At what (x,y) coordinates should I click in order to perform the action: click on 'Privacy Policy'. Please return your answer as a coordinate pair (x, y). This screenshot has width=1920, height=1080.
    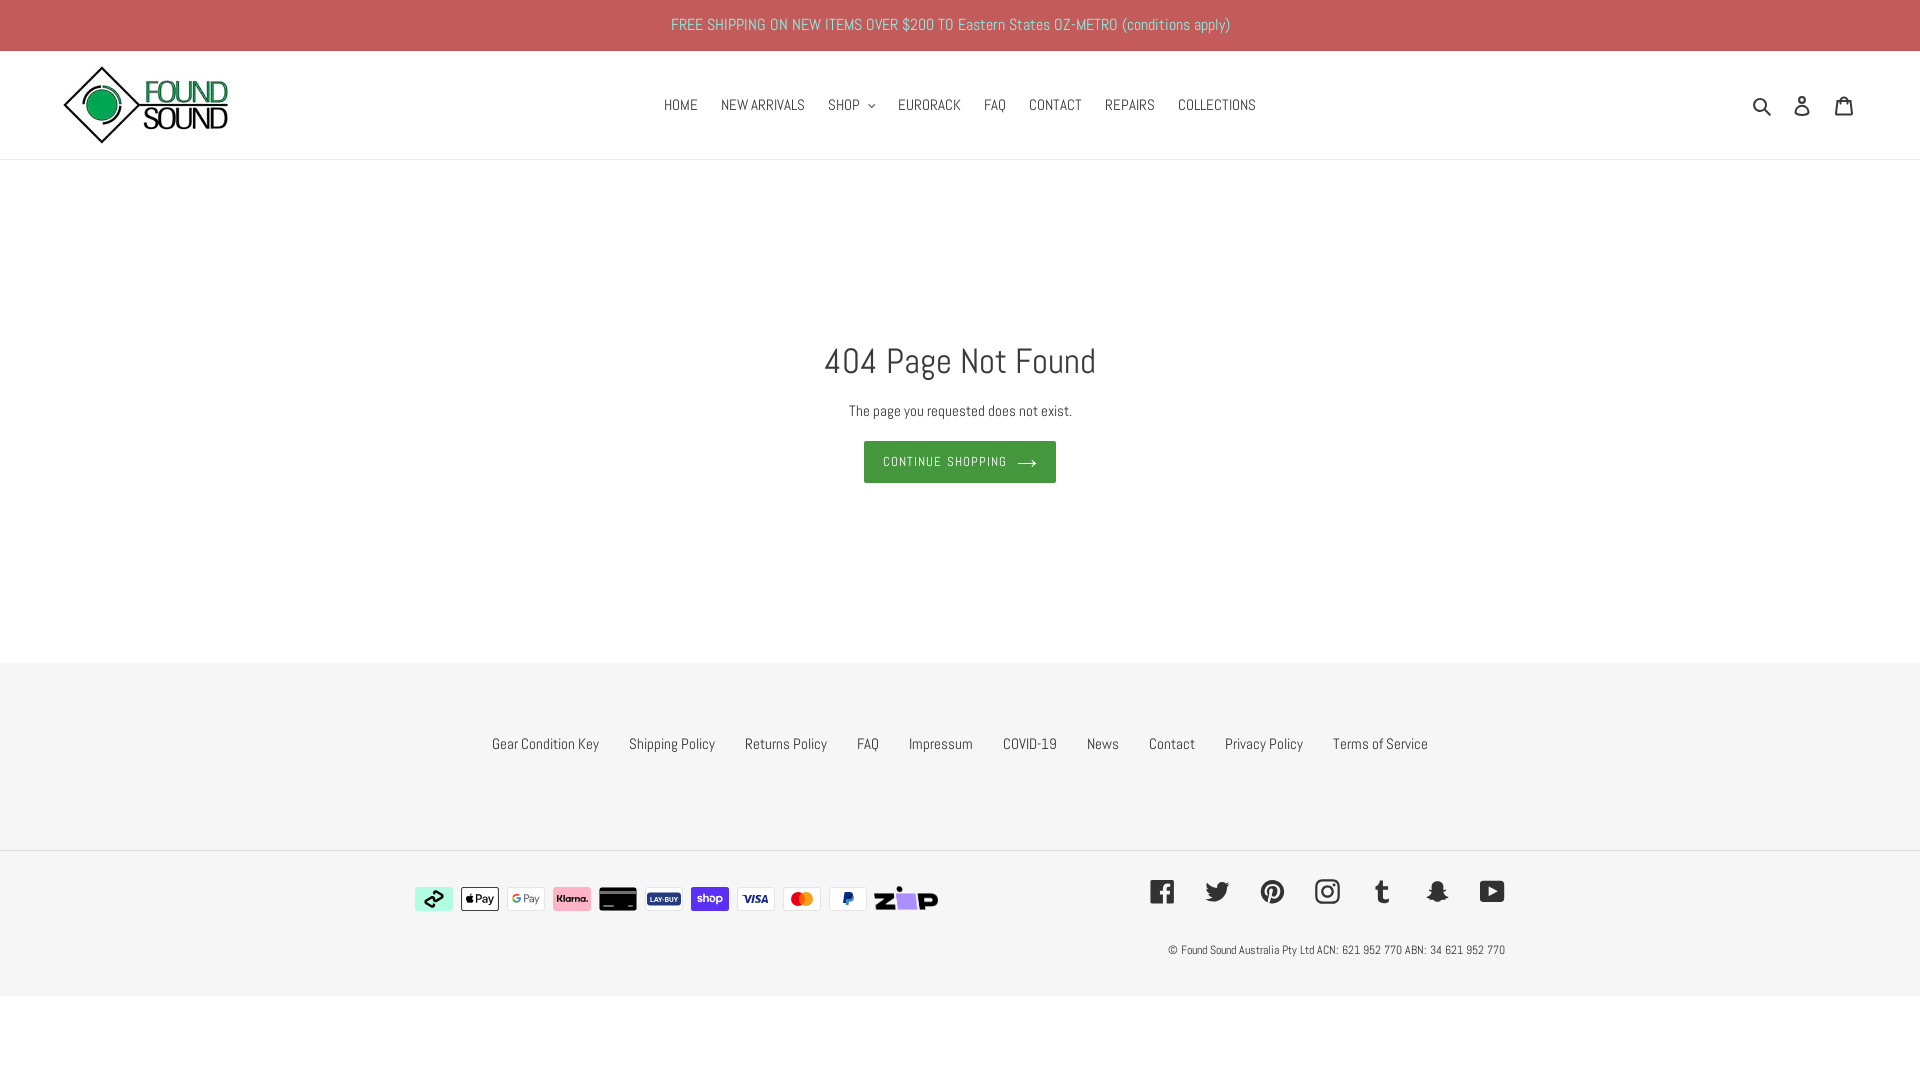
    Looking at the image, I should click on (1262, 743).